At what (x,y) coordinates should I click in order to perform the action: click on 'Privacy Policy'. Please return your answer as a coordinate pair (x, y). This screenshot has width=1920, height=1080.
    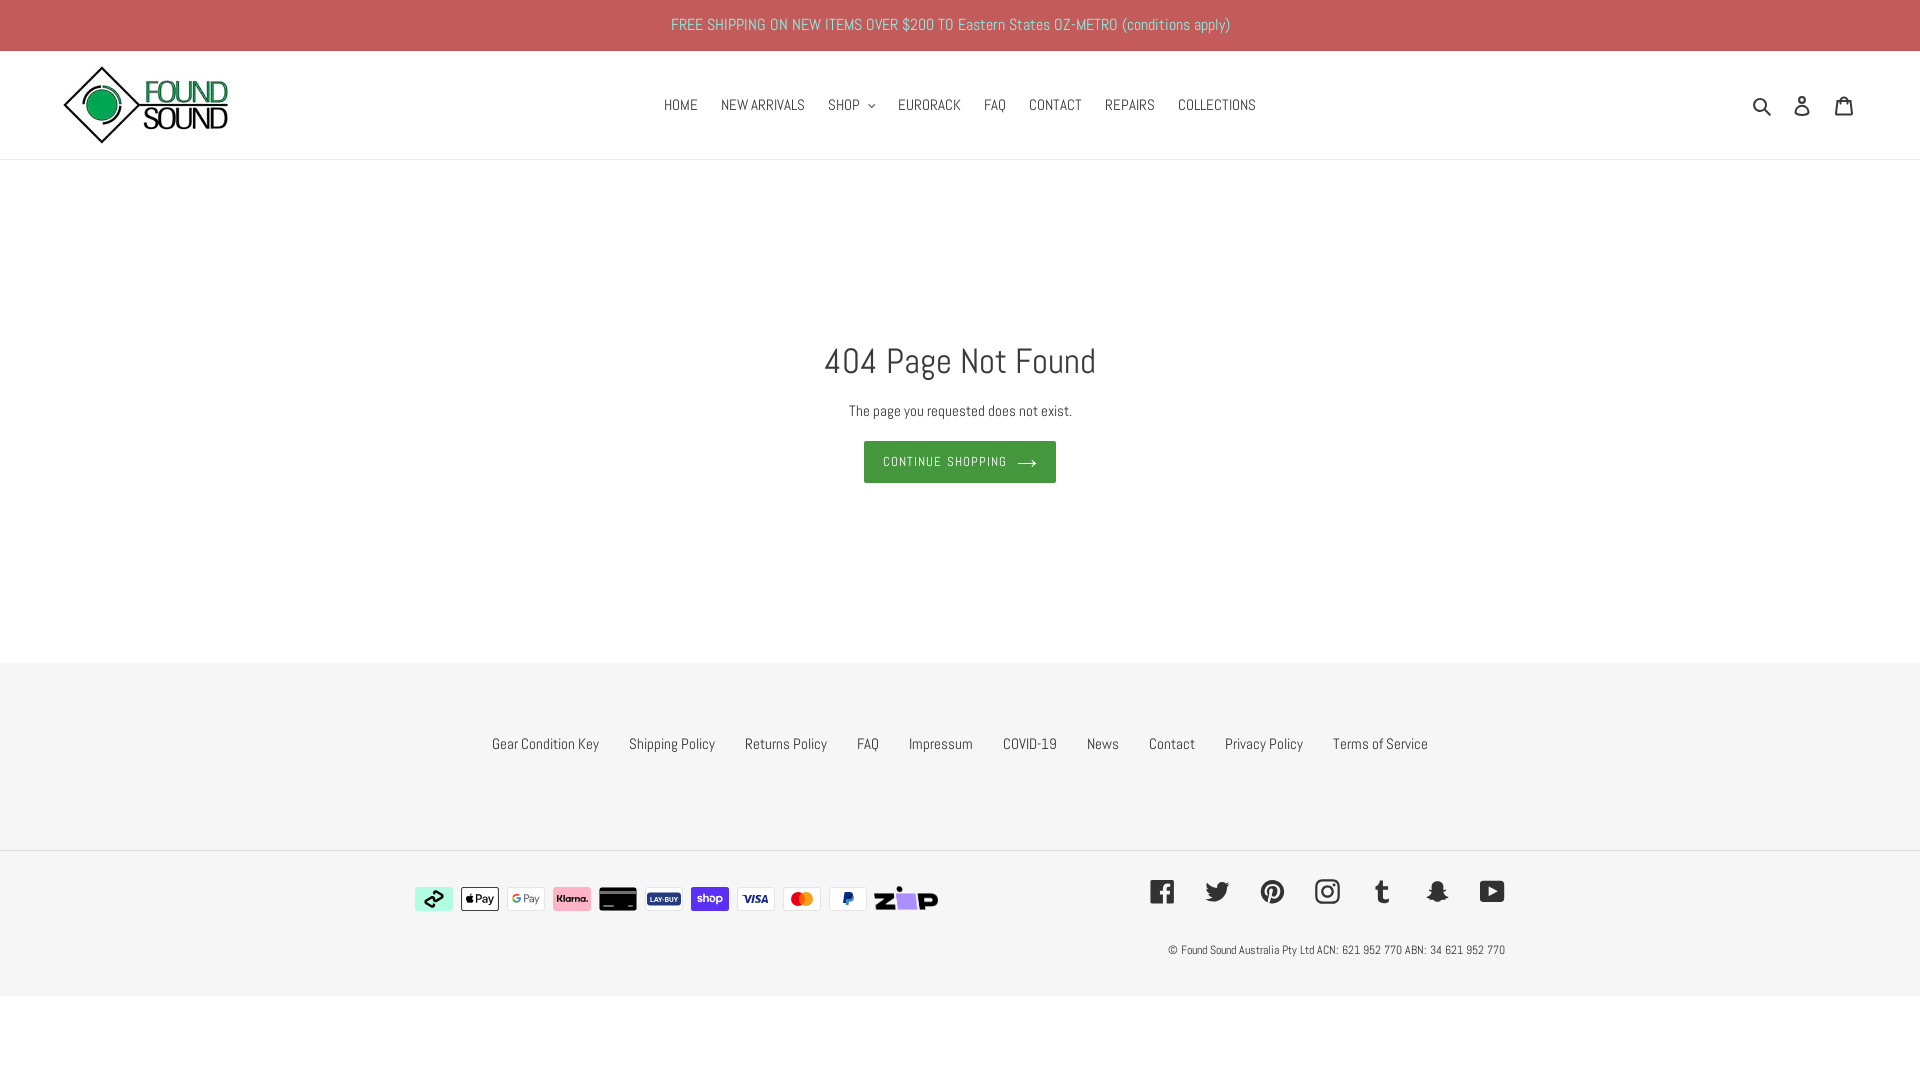
    Looking at the image, I should click on (1262, 743).